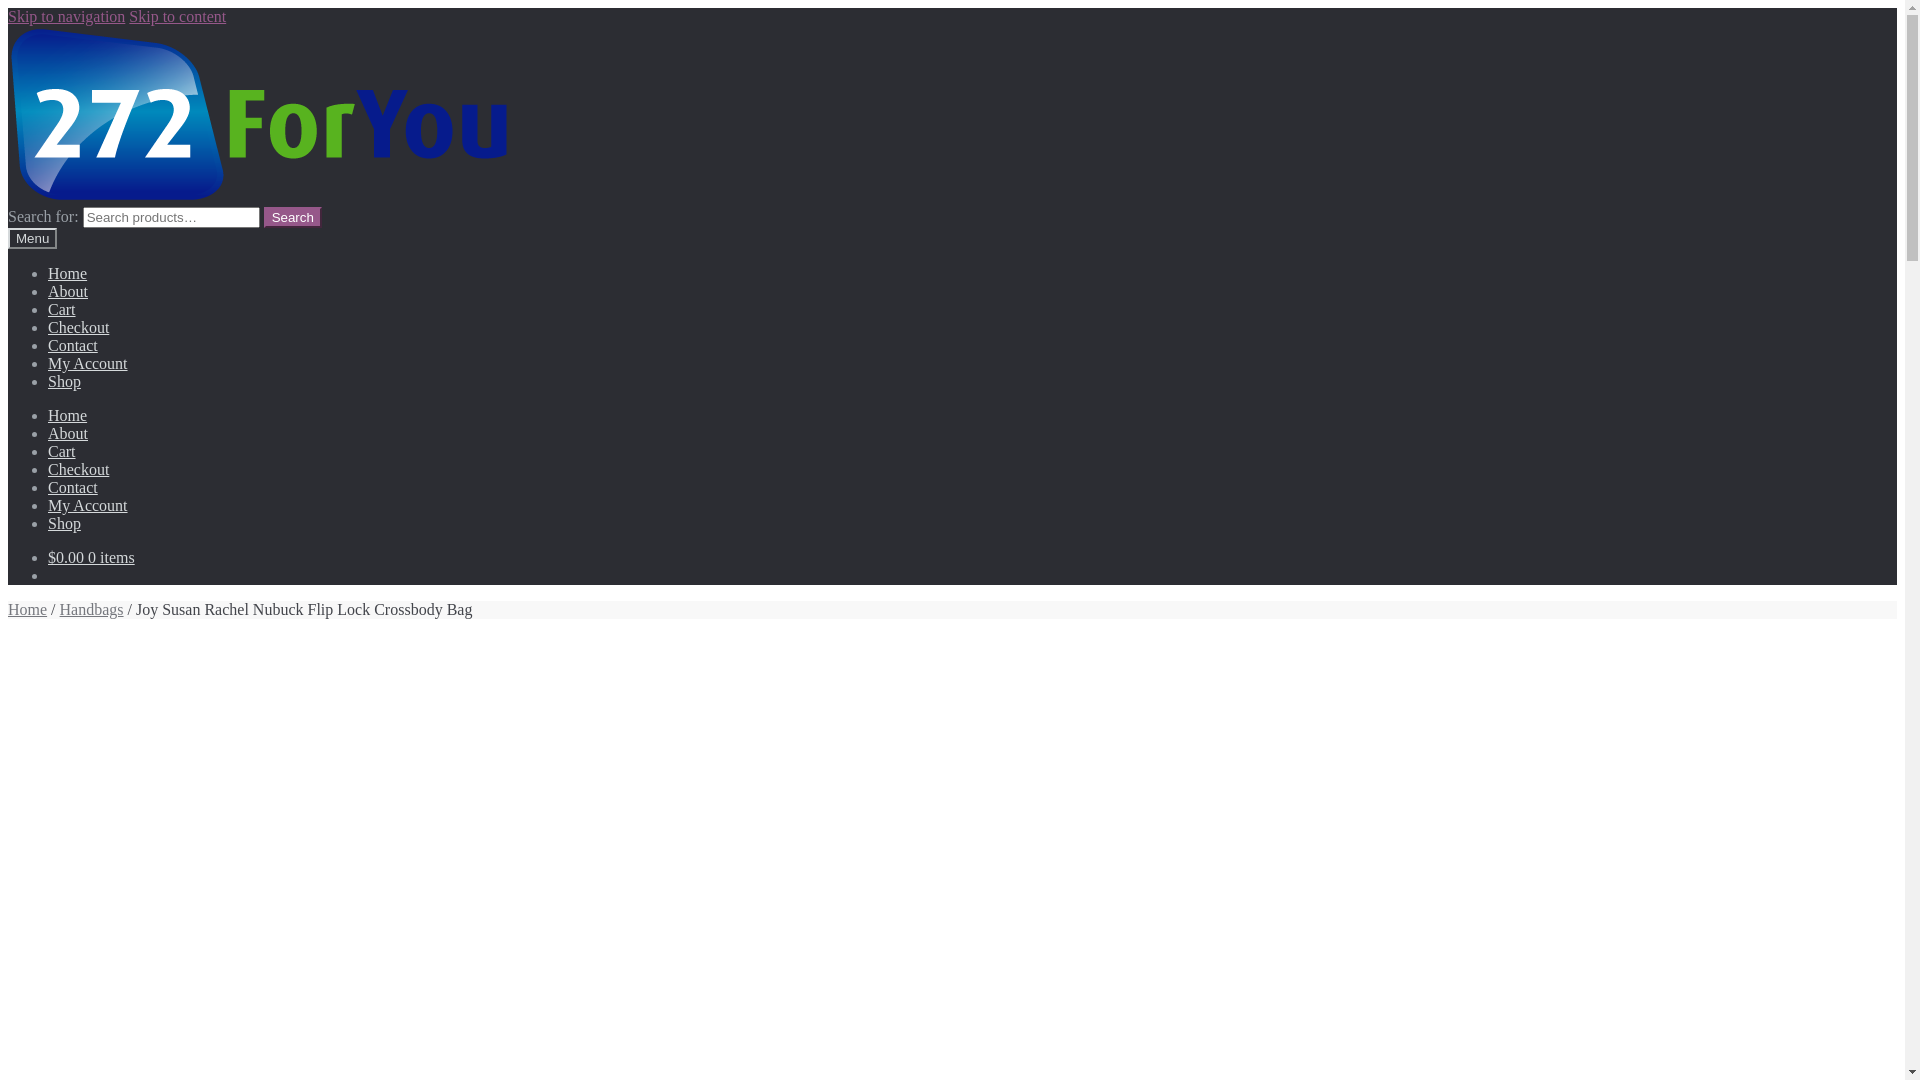  Describe the element at coordinates (8, 237) in the screenshot. I see `'Menu'` at that location.